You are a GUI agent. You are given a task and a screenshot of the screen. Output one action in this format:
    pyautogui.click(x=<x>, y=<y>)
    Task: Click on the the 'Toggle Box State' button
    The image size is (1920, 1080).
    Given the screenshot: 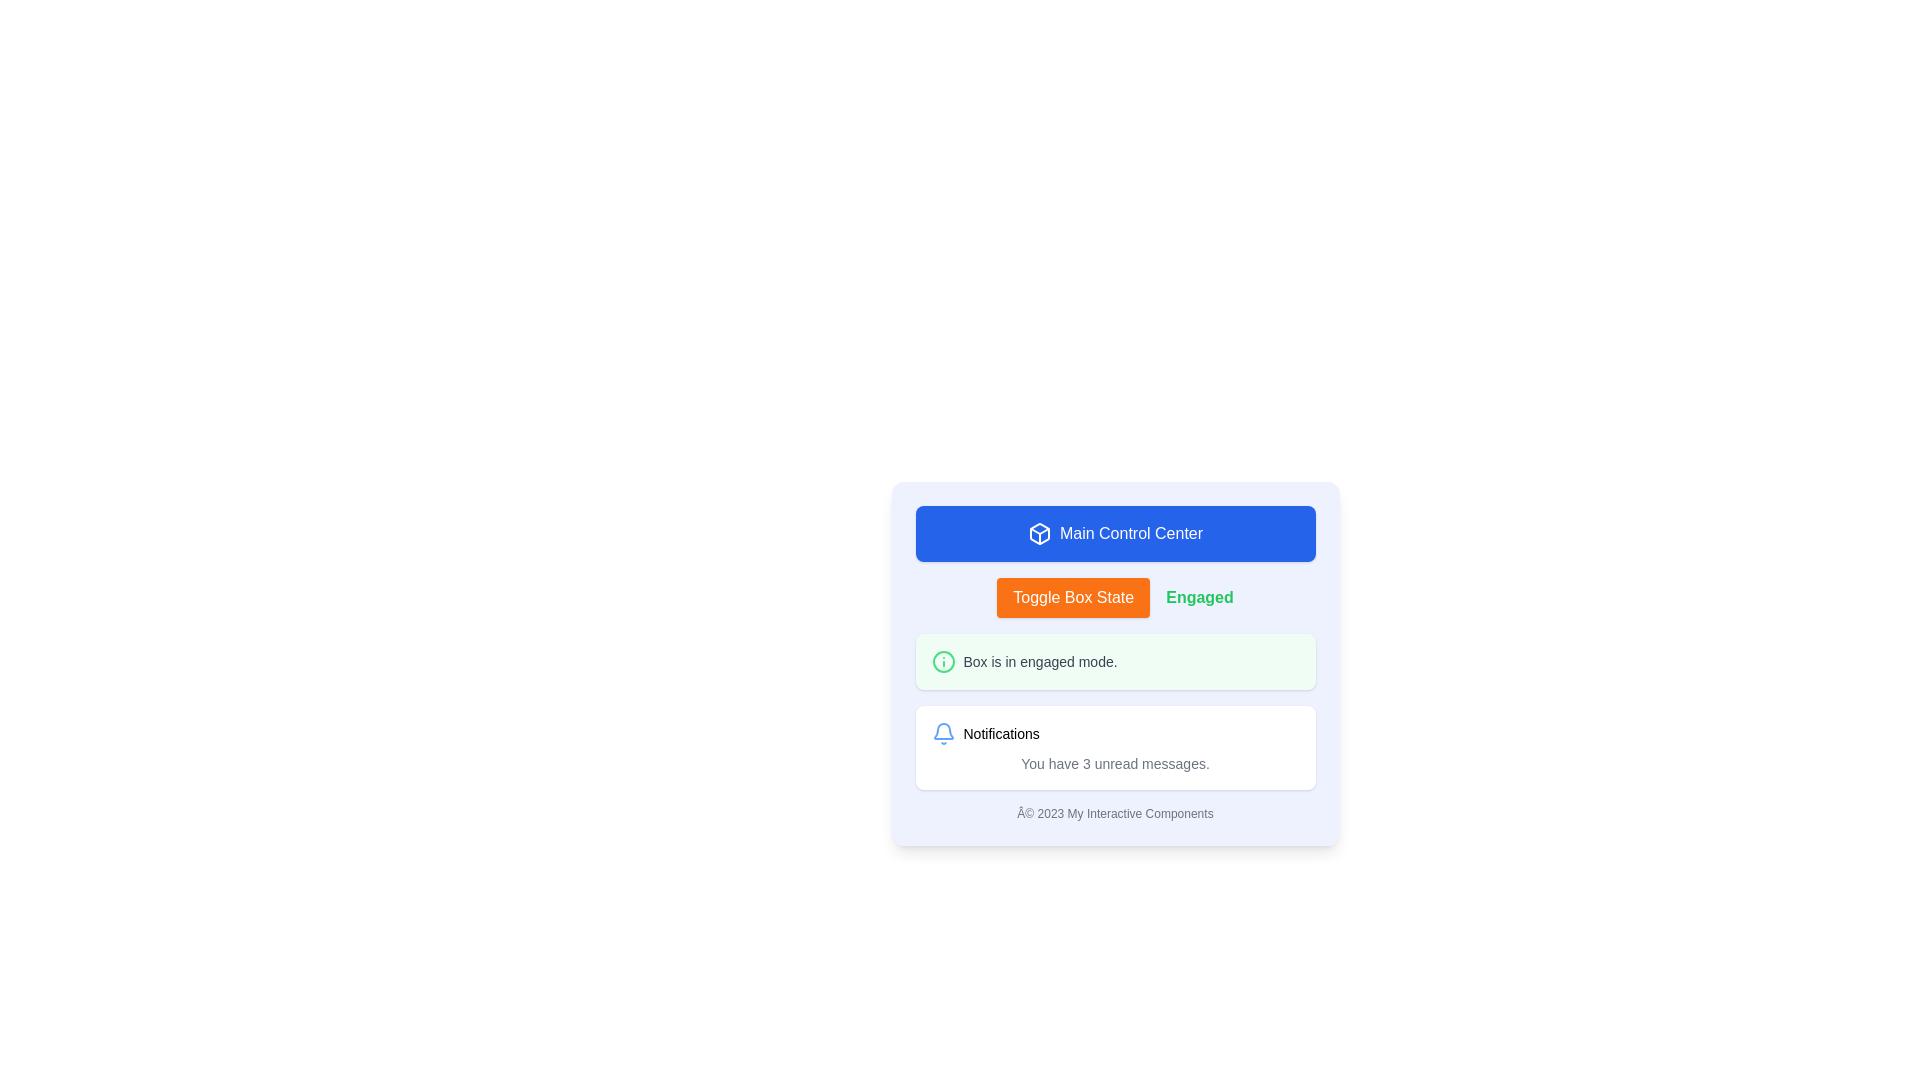 What is the action you would take?
    pyautogui.click(x=1072, y=596)
    